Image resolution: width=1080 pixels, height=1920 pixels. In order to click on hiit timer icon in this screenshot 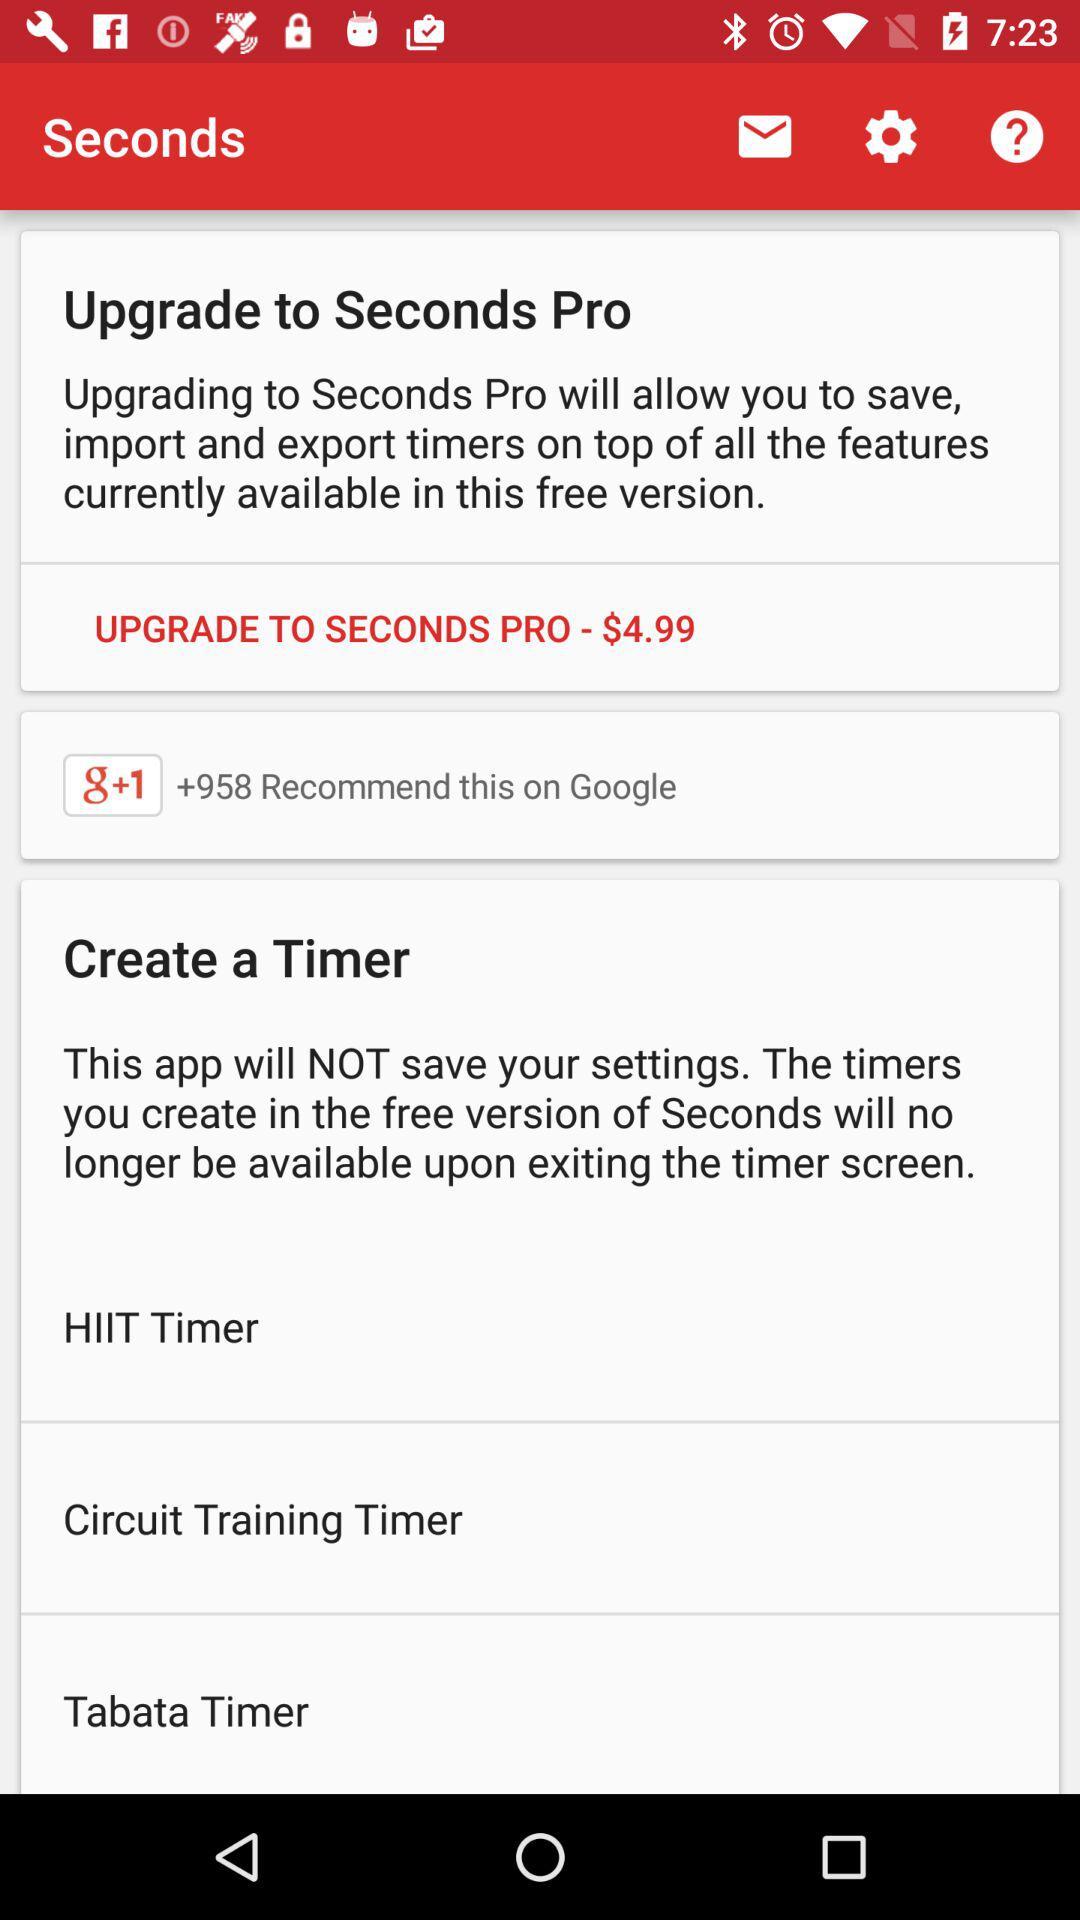, I will do `click(540, 1325)`.